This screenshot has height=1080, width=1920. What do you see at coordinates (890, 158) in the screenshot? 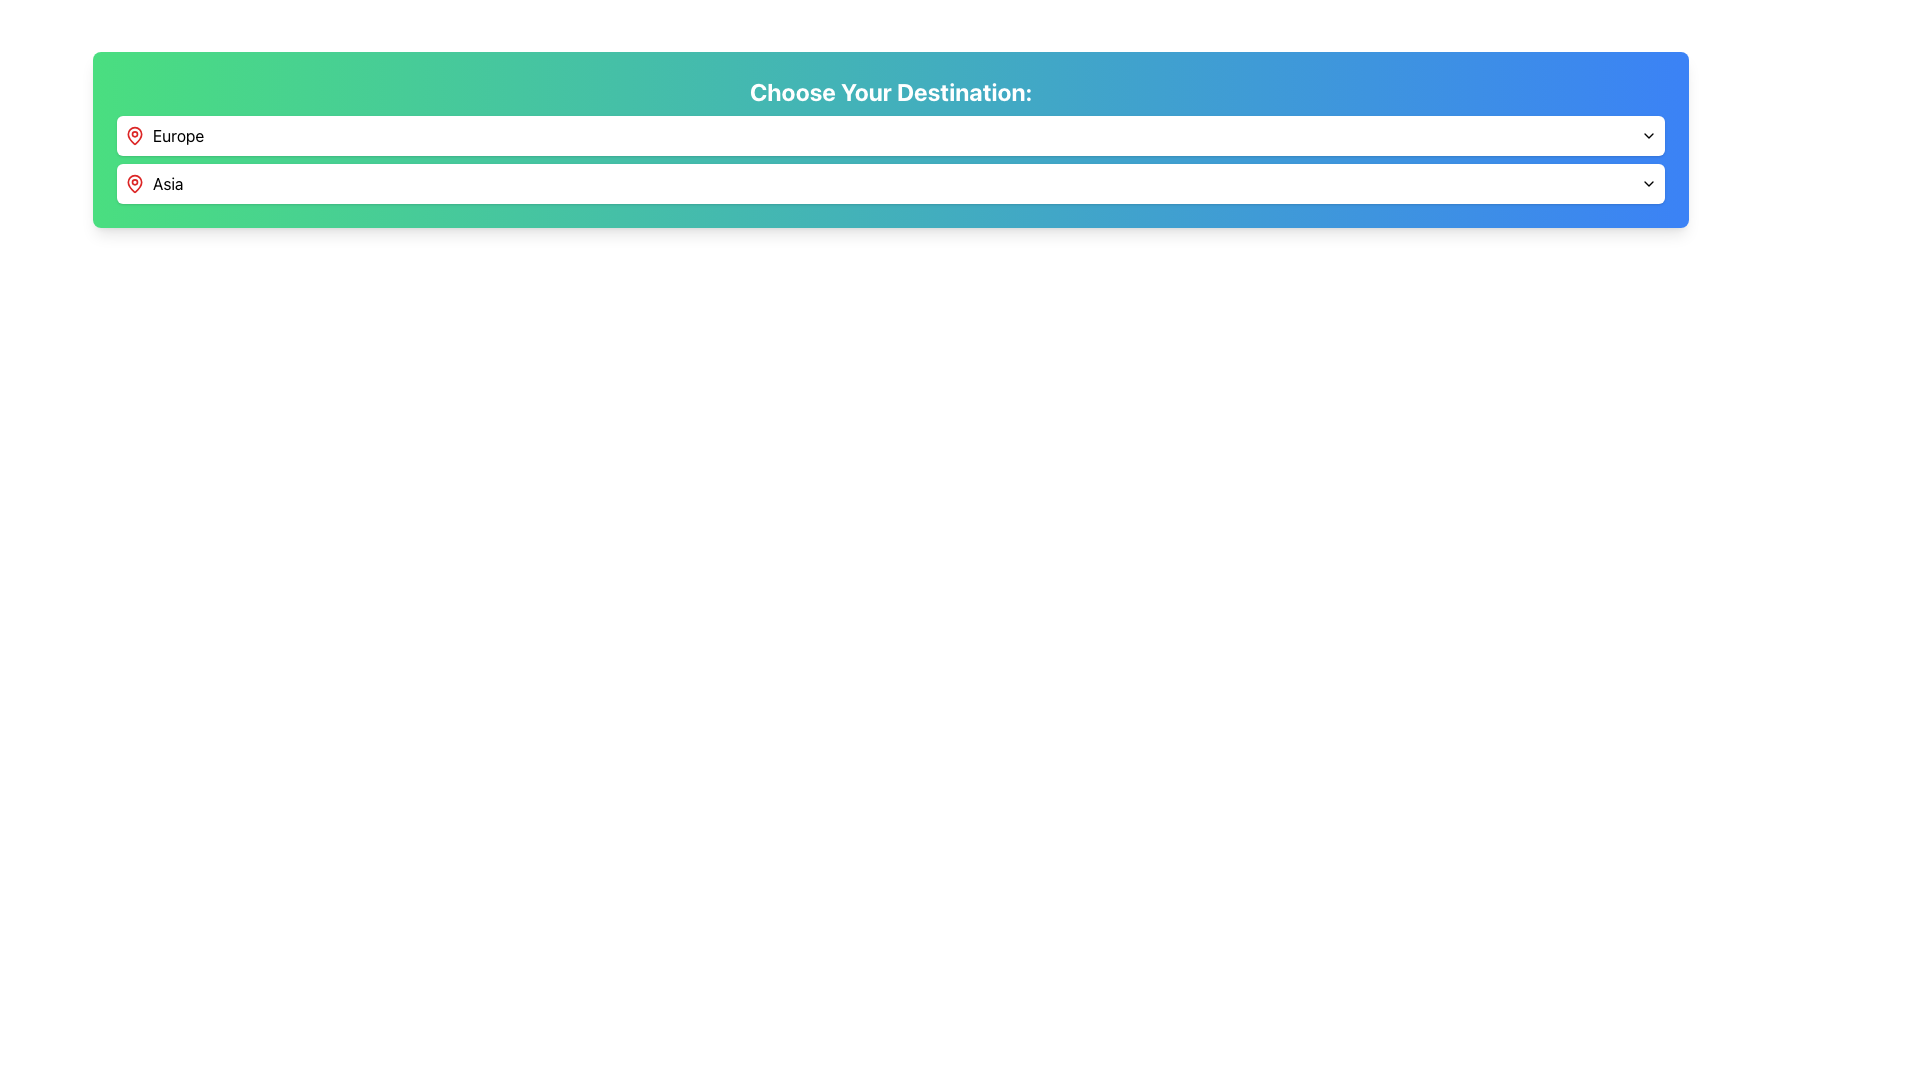
I see `the selectable items list` at bounding box center [890, 158].